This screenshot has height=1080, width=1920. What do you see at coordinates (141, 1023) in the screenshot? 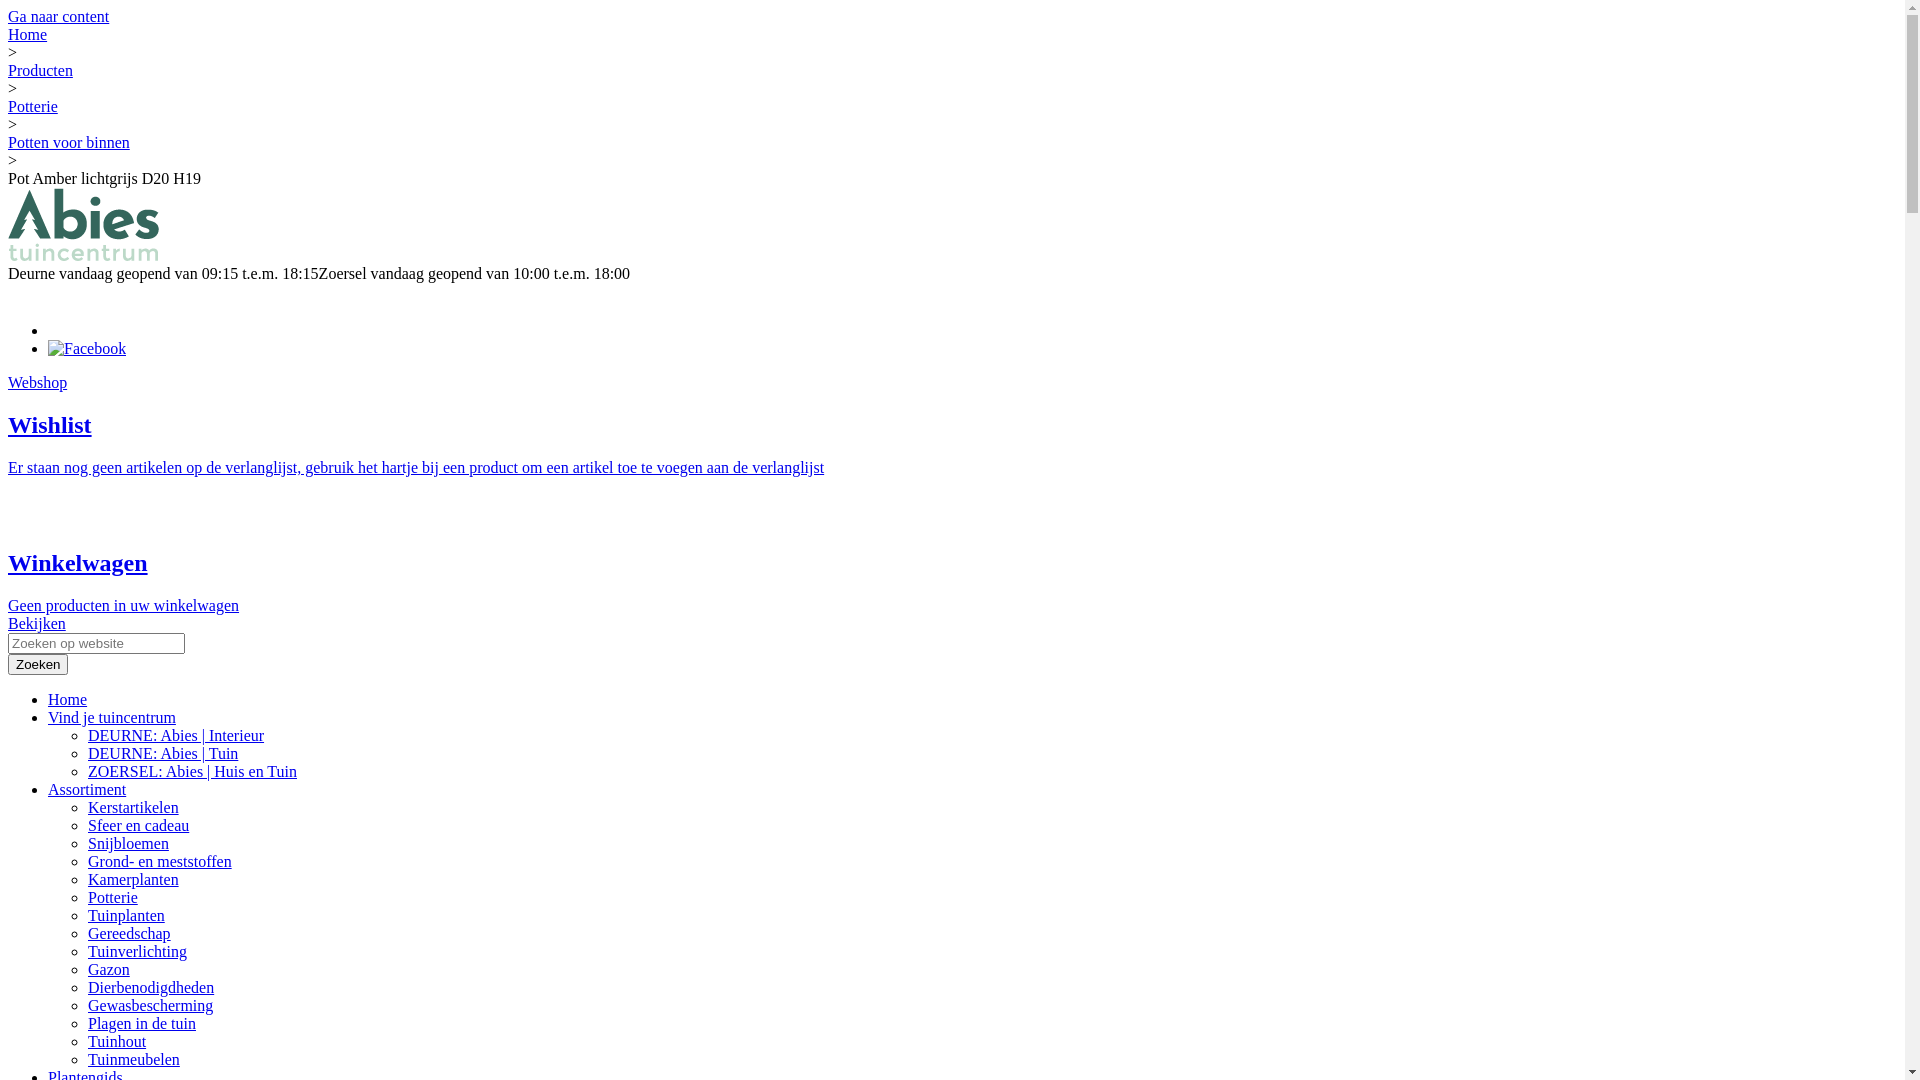
I see `'Plagen in de tuin'` at bounding box center [141, 1023].